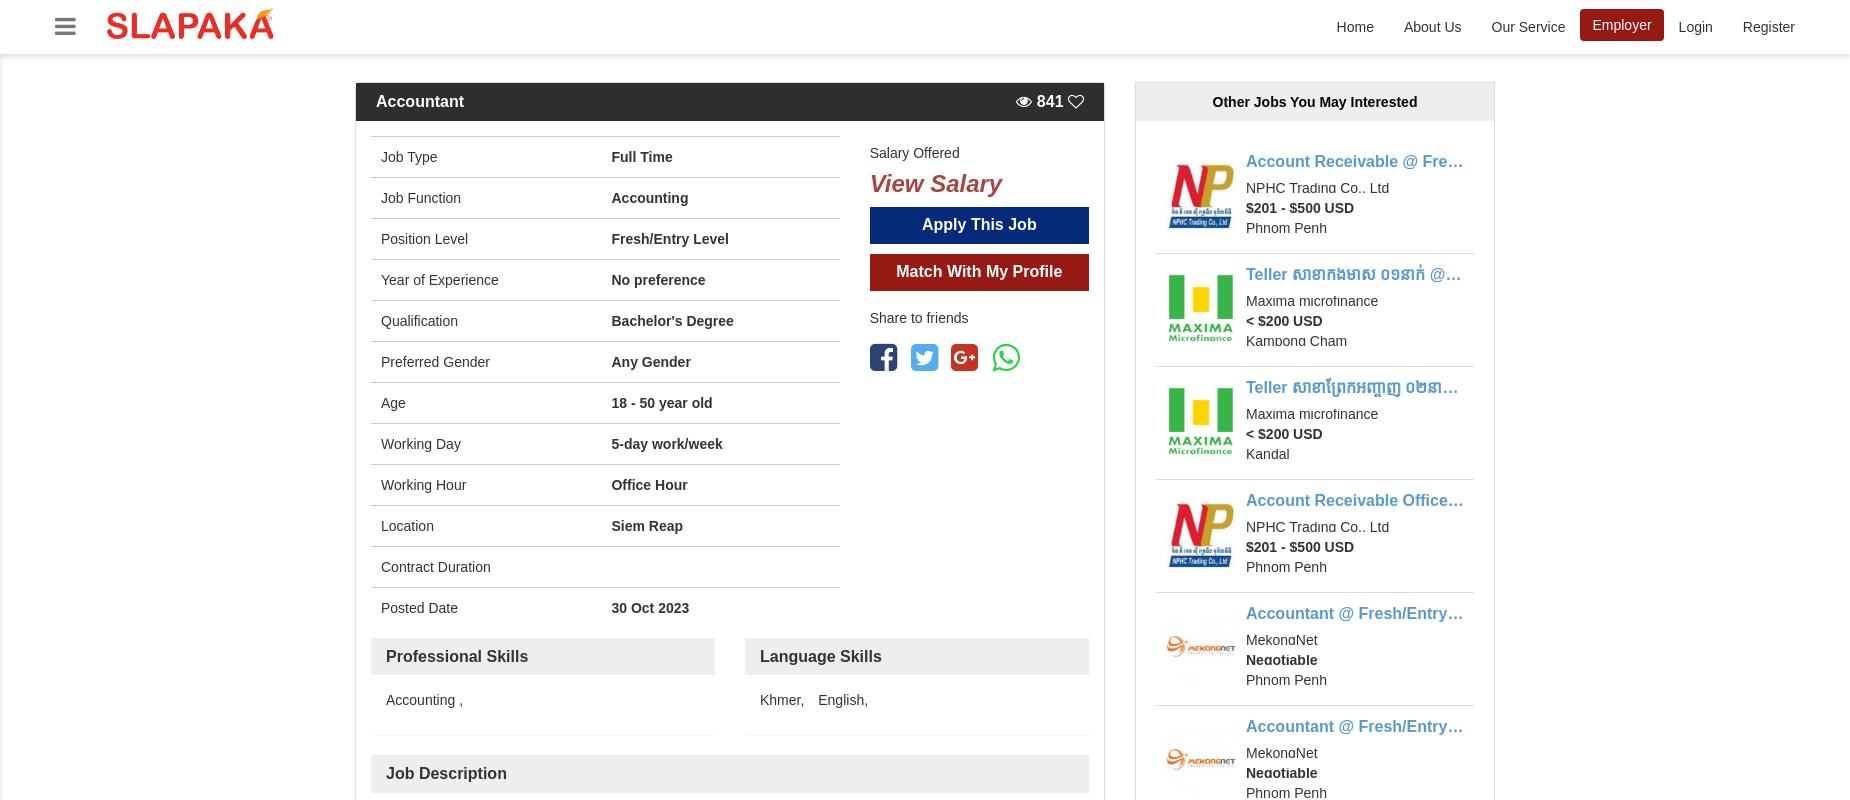 The image size is (1850, 800). I want to click on '18 - 50 year old', so click(661, 401).